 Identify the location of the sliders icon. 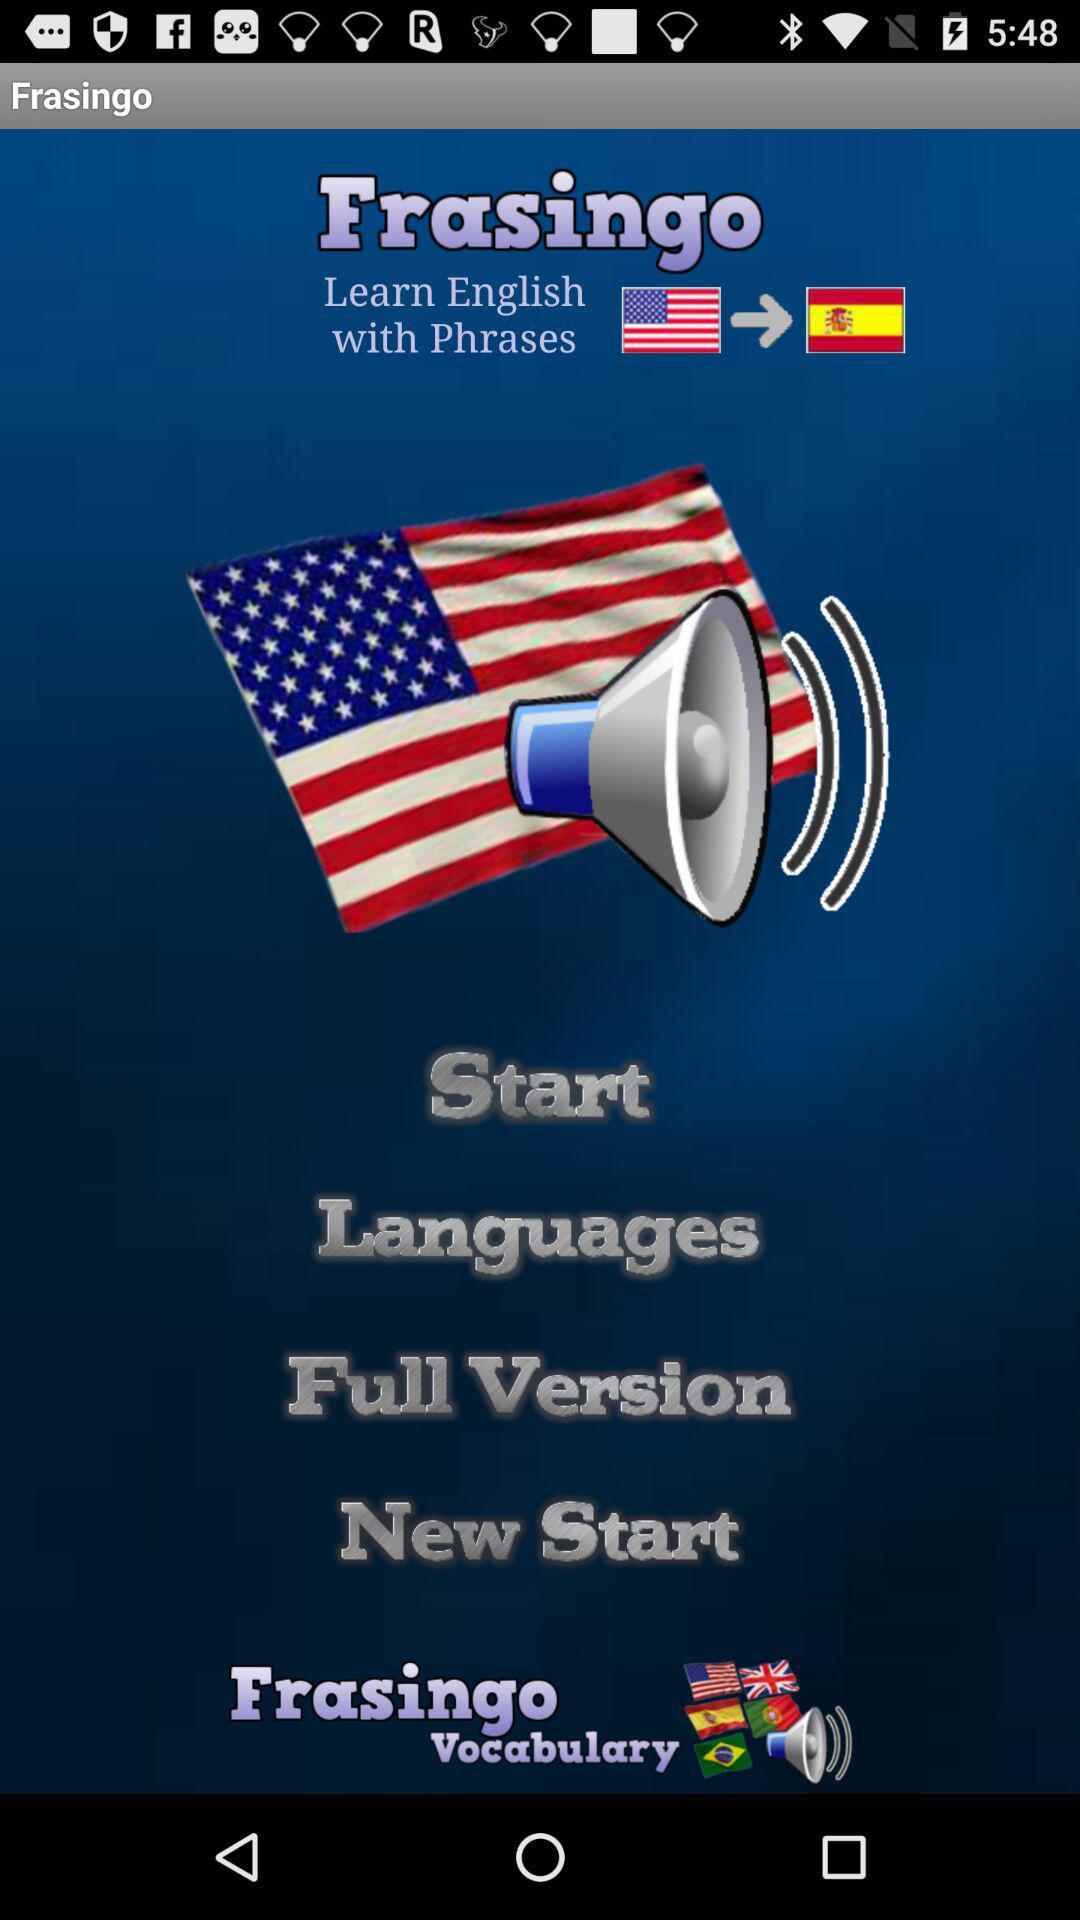
(538, 1323).